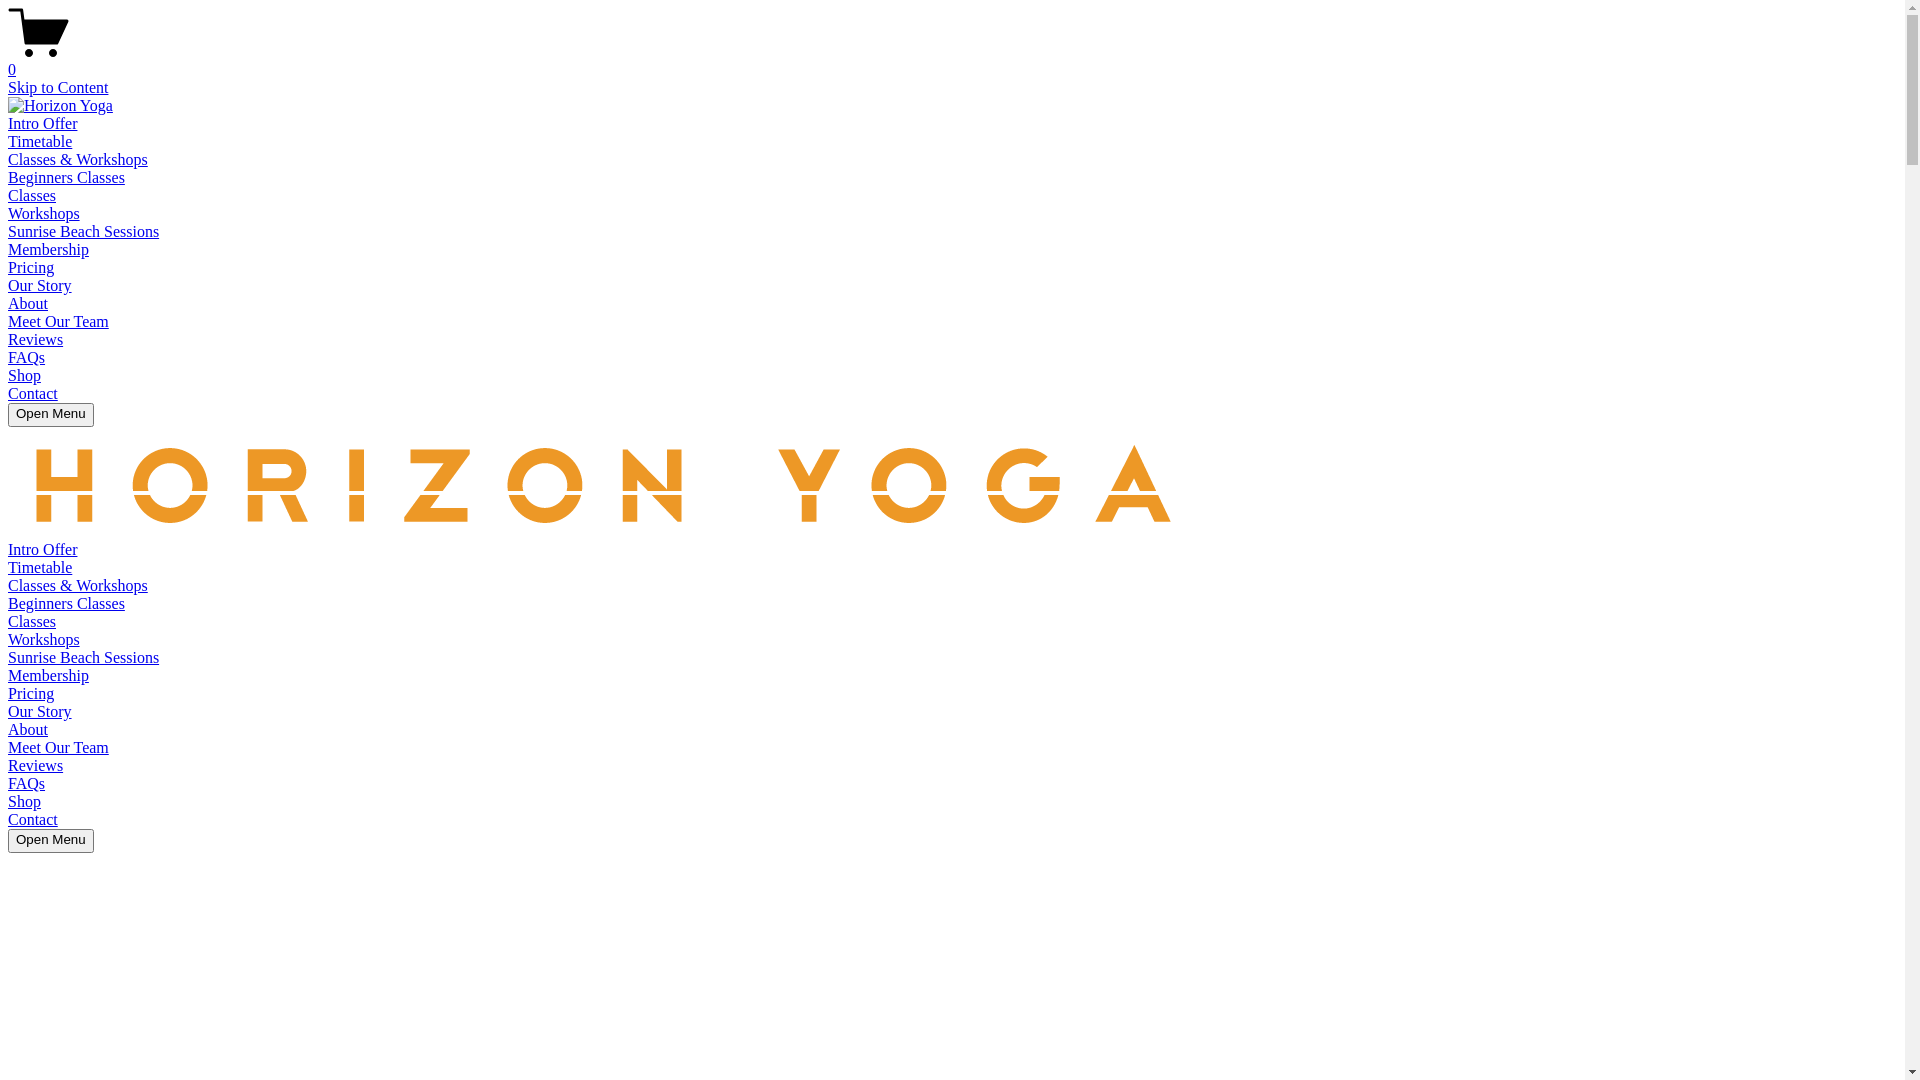 The width and height of the screenshot is (1920, 1080). Describe the element at coordinates (48, 248) in the screenshot. I see `'Membership'` at that location.